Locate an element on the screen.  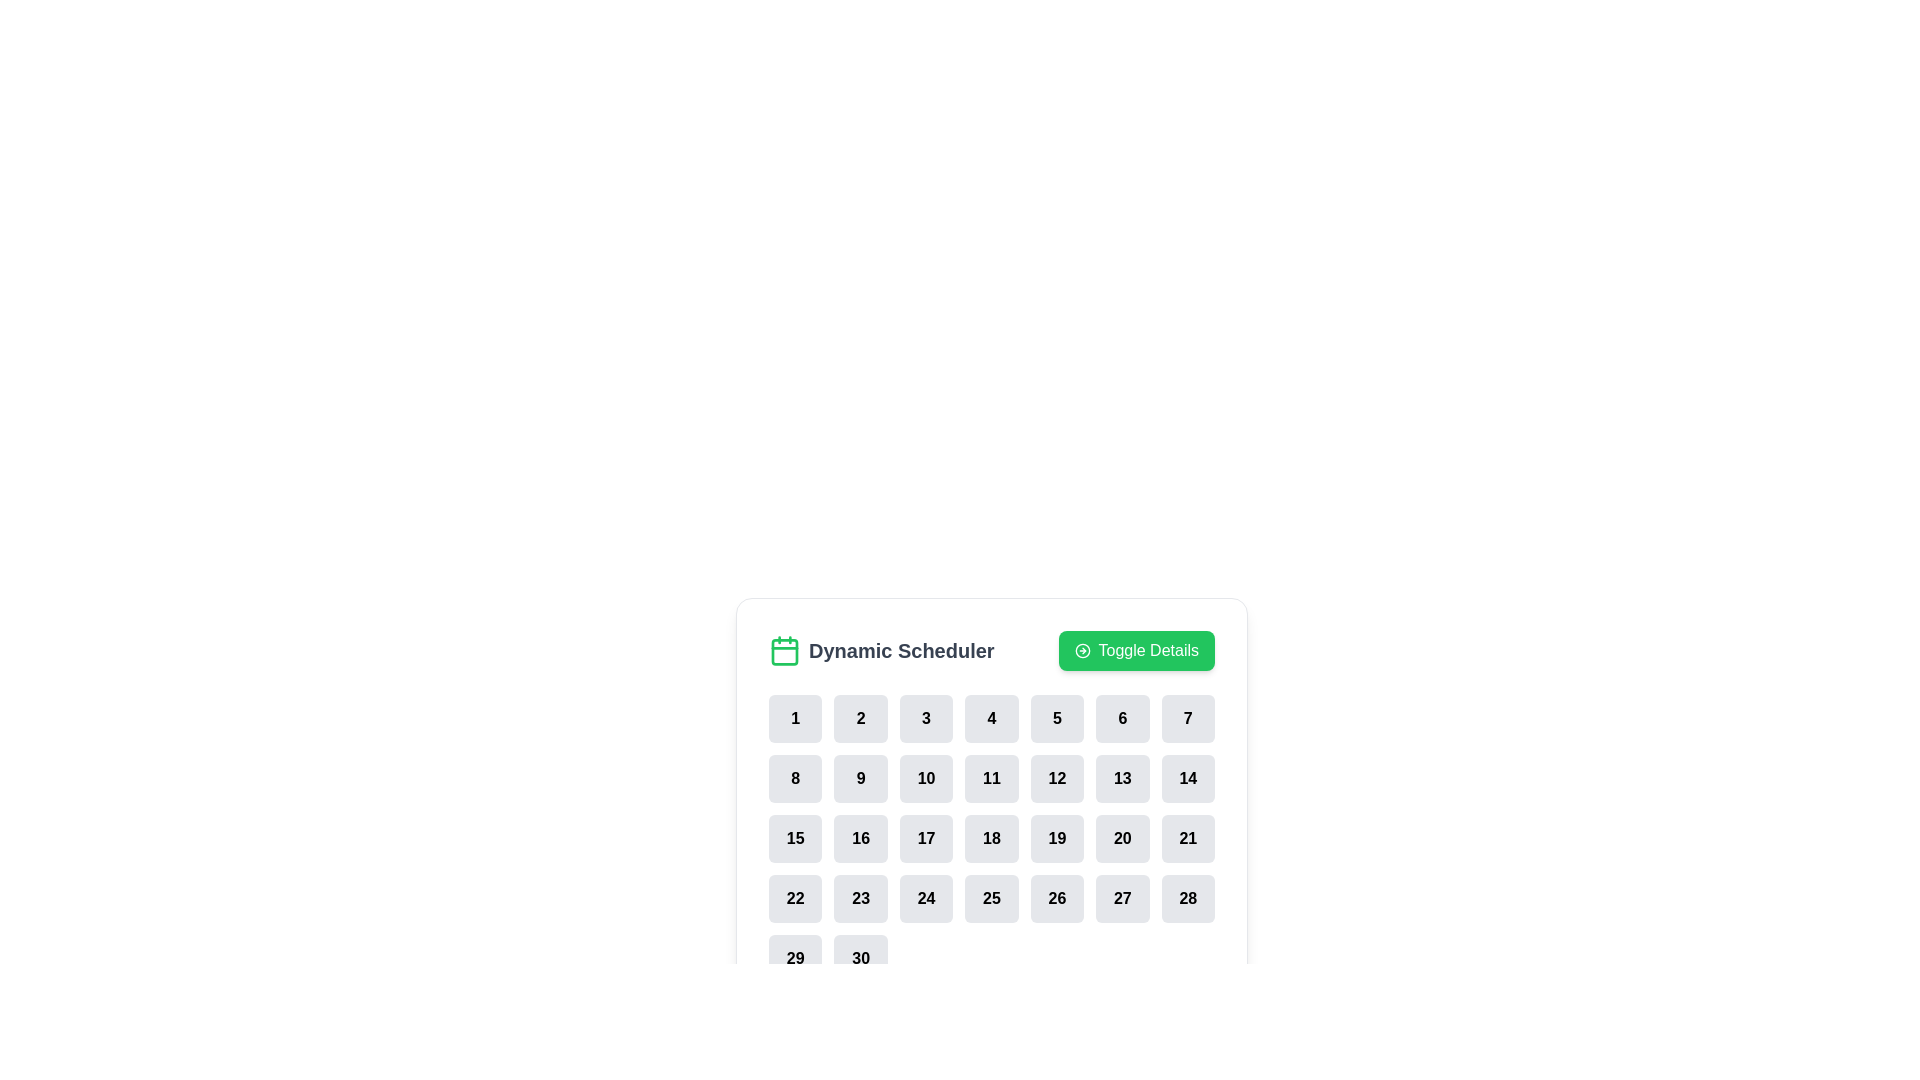
the interactive button labeled '25' in the calendar grid, which is used for selecting or interacting with the date is located at coordinates (992, 897).